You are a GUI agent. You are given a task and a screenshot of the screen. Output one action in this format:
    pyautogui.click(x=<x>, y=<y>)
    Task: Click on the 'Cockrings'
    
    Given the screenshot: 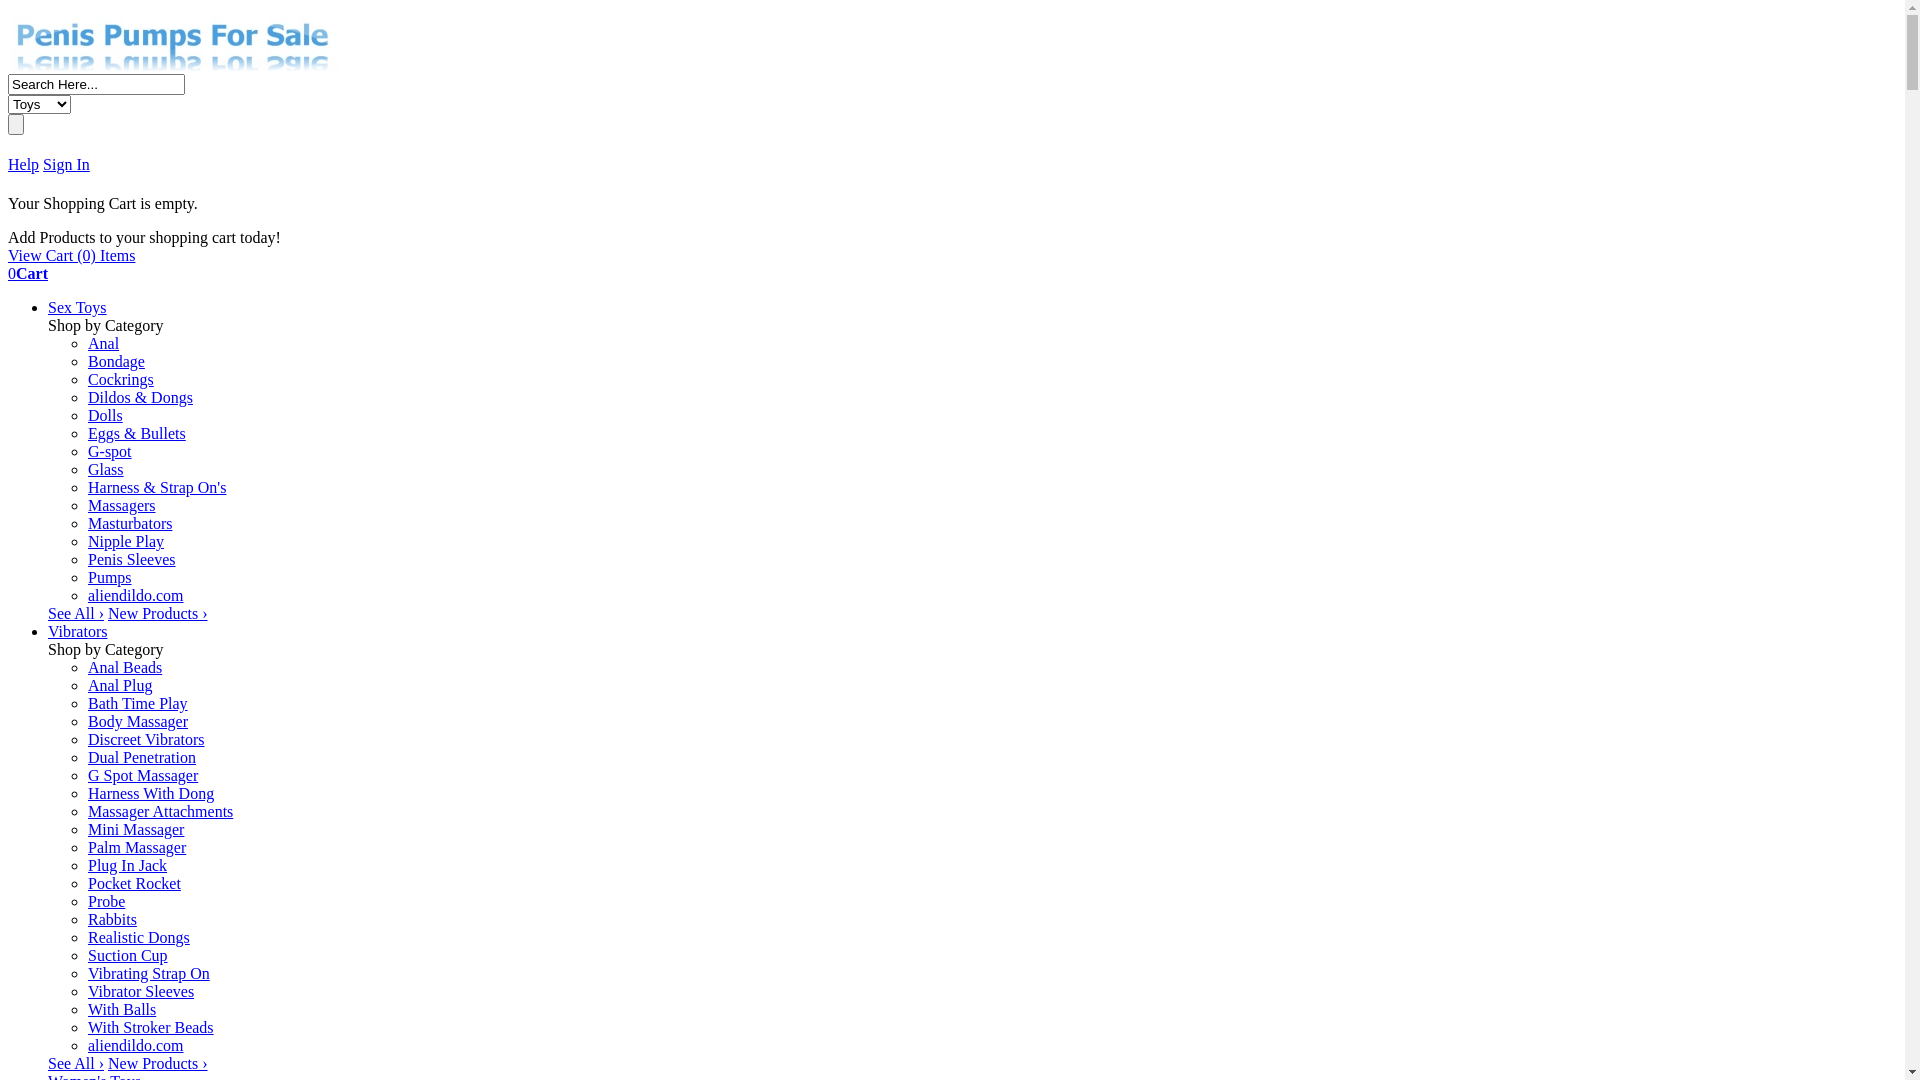 What is the action you would take?
    pyautogui.click(x=86, y=379)
    